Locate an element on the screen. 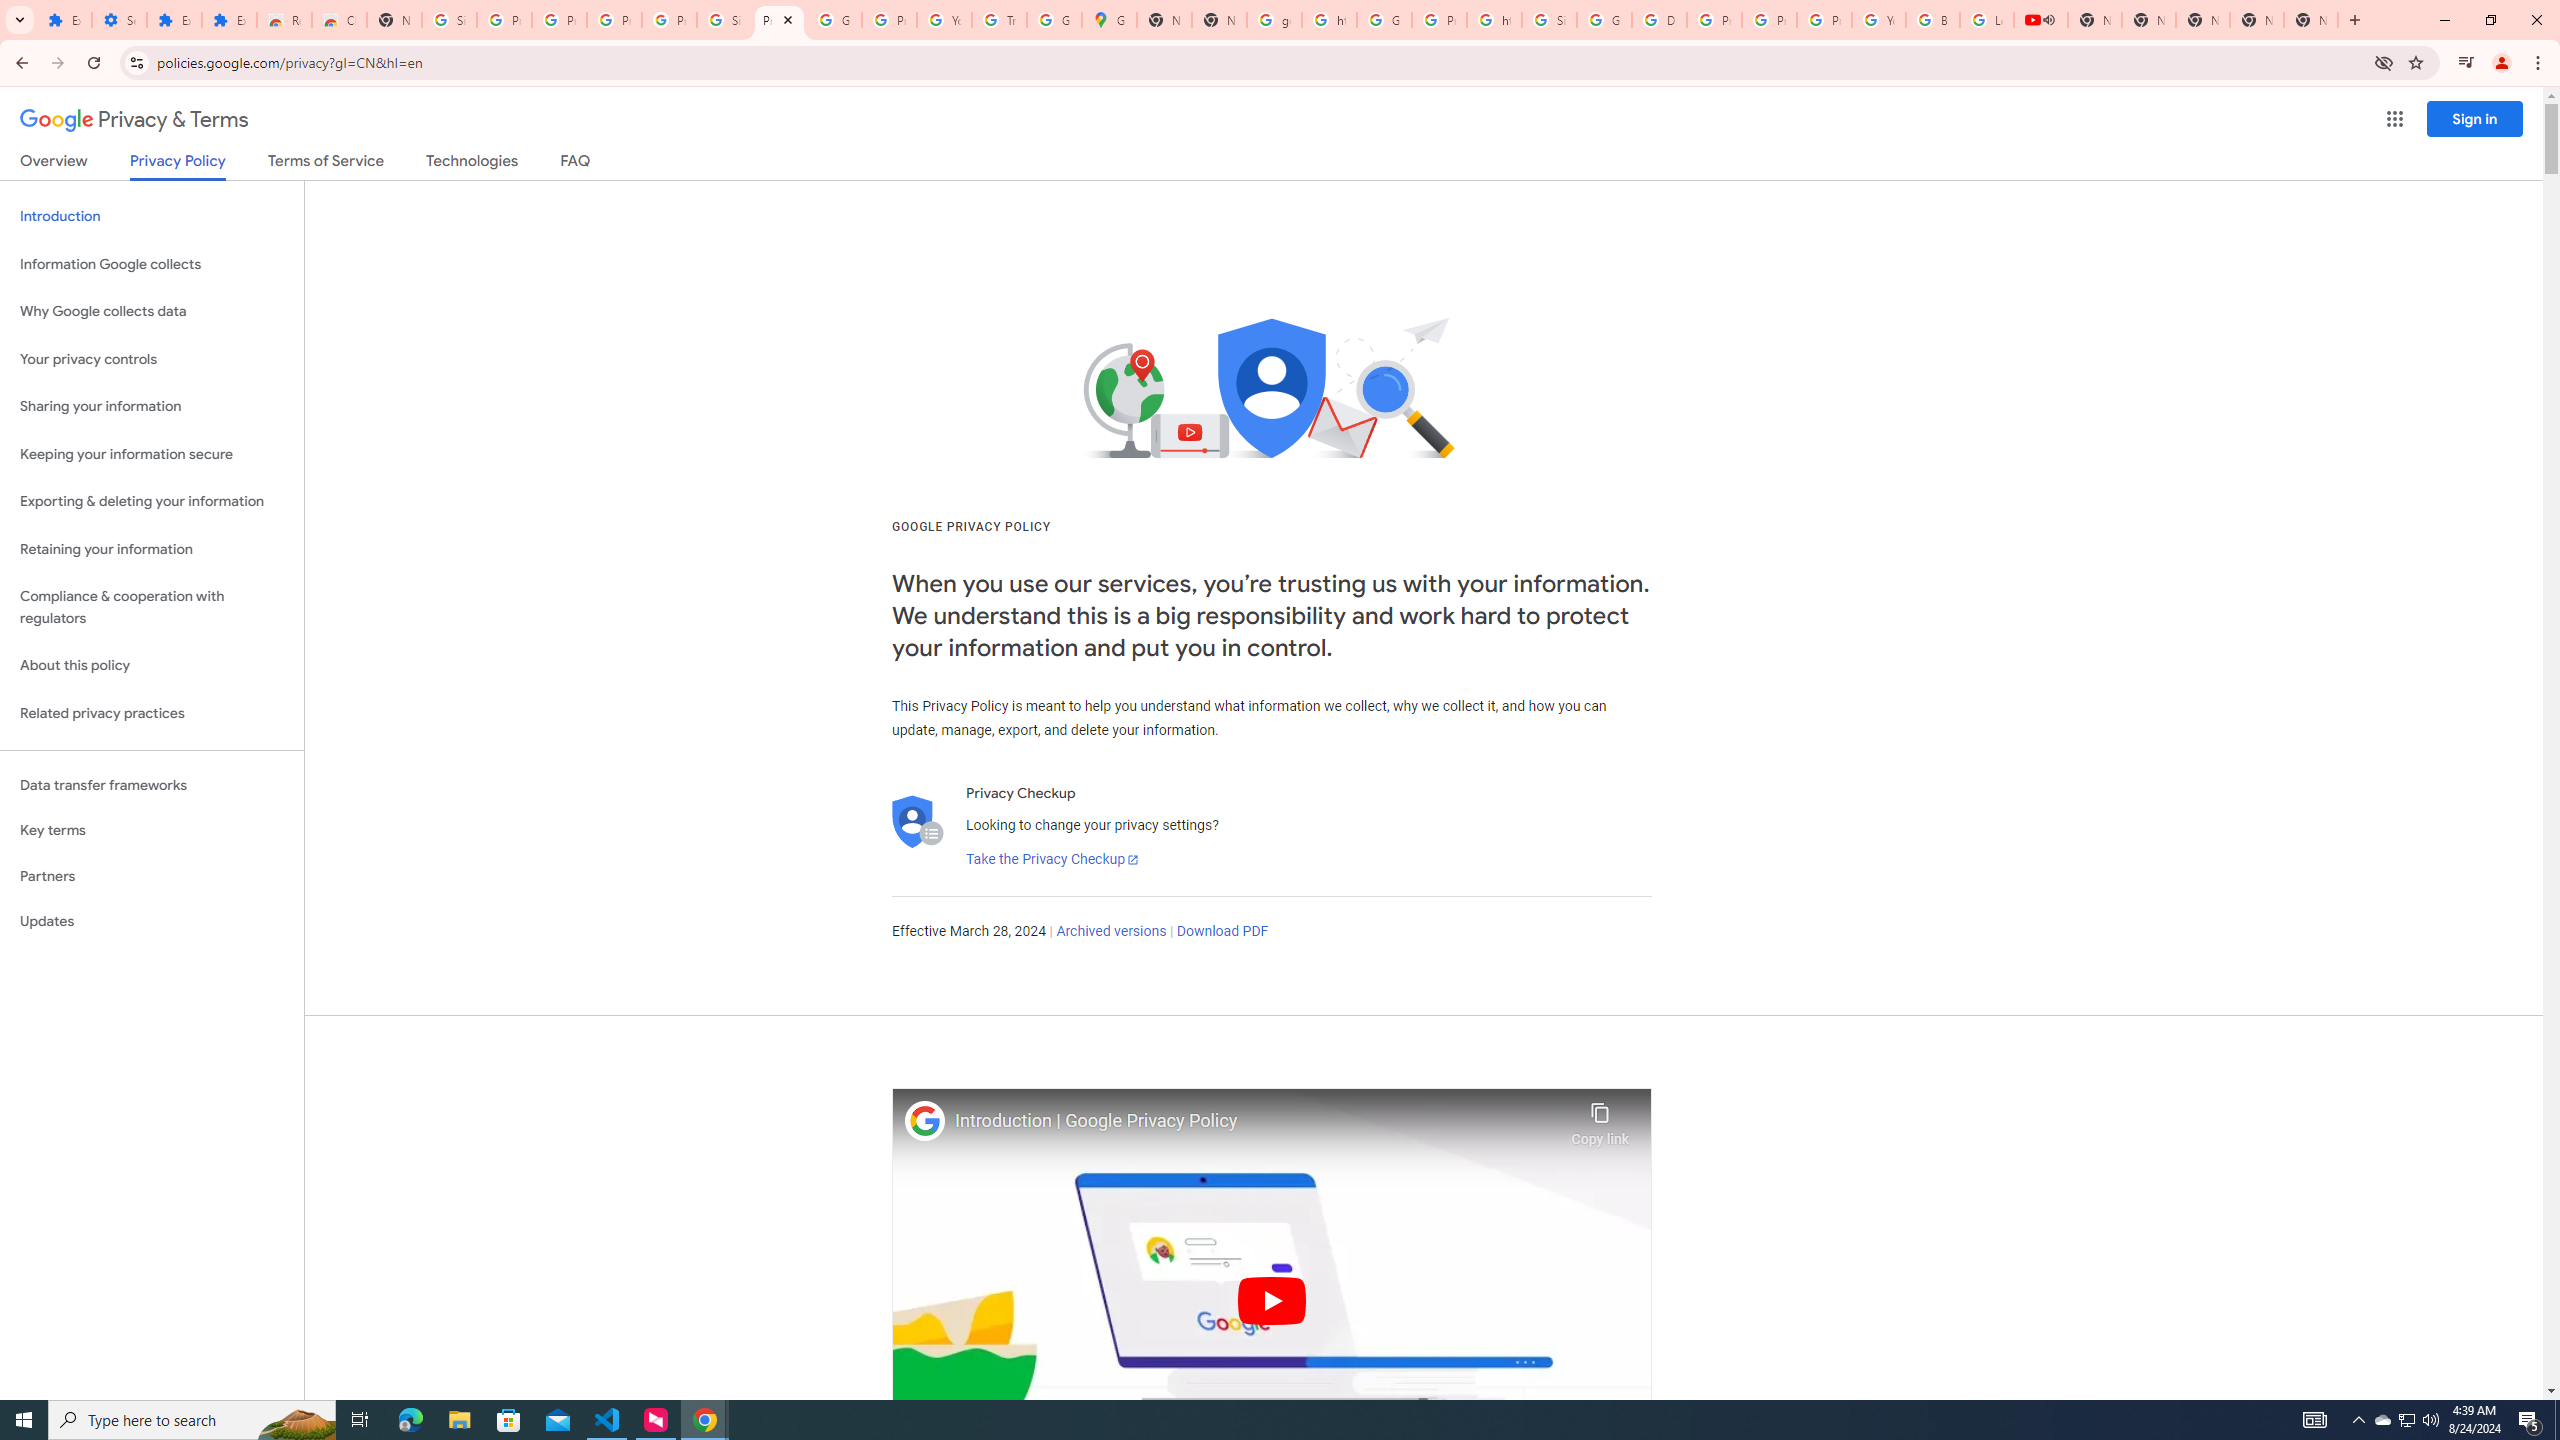 The image size is (2560, 1440). 'Google Maps' is located at coordinates (1108, 19).